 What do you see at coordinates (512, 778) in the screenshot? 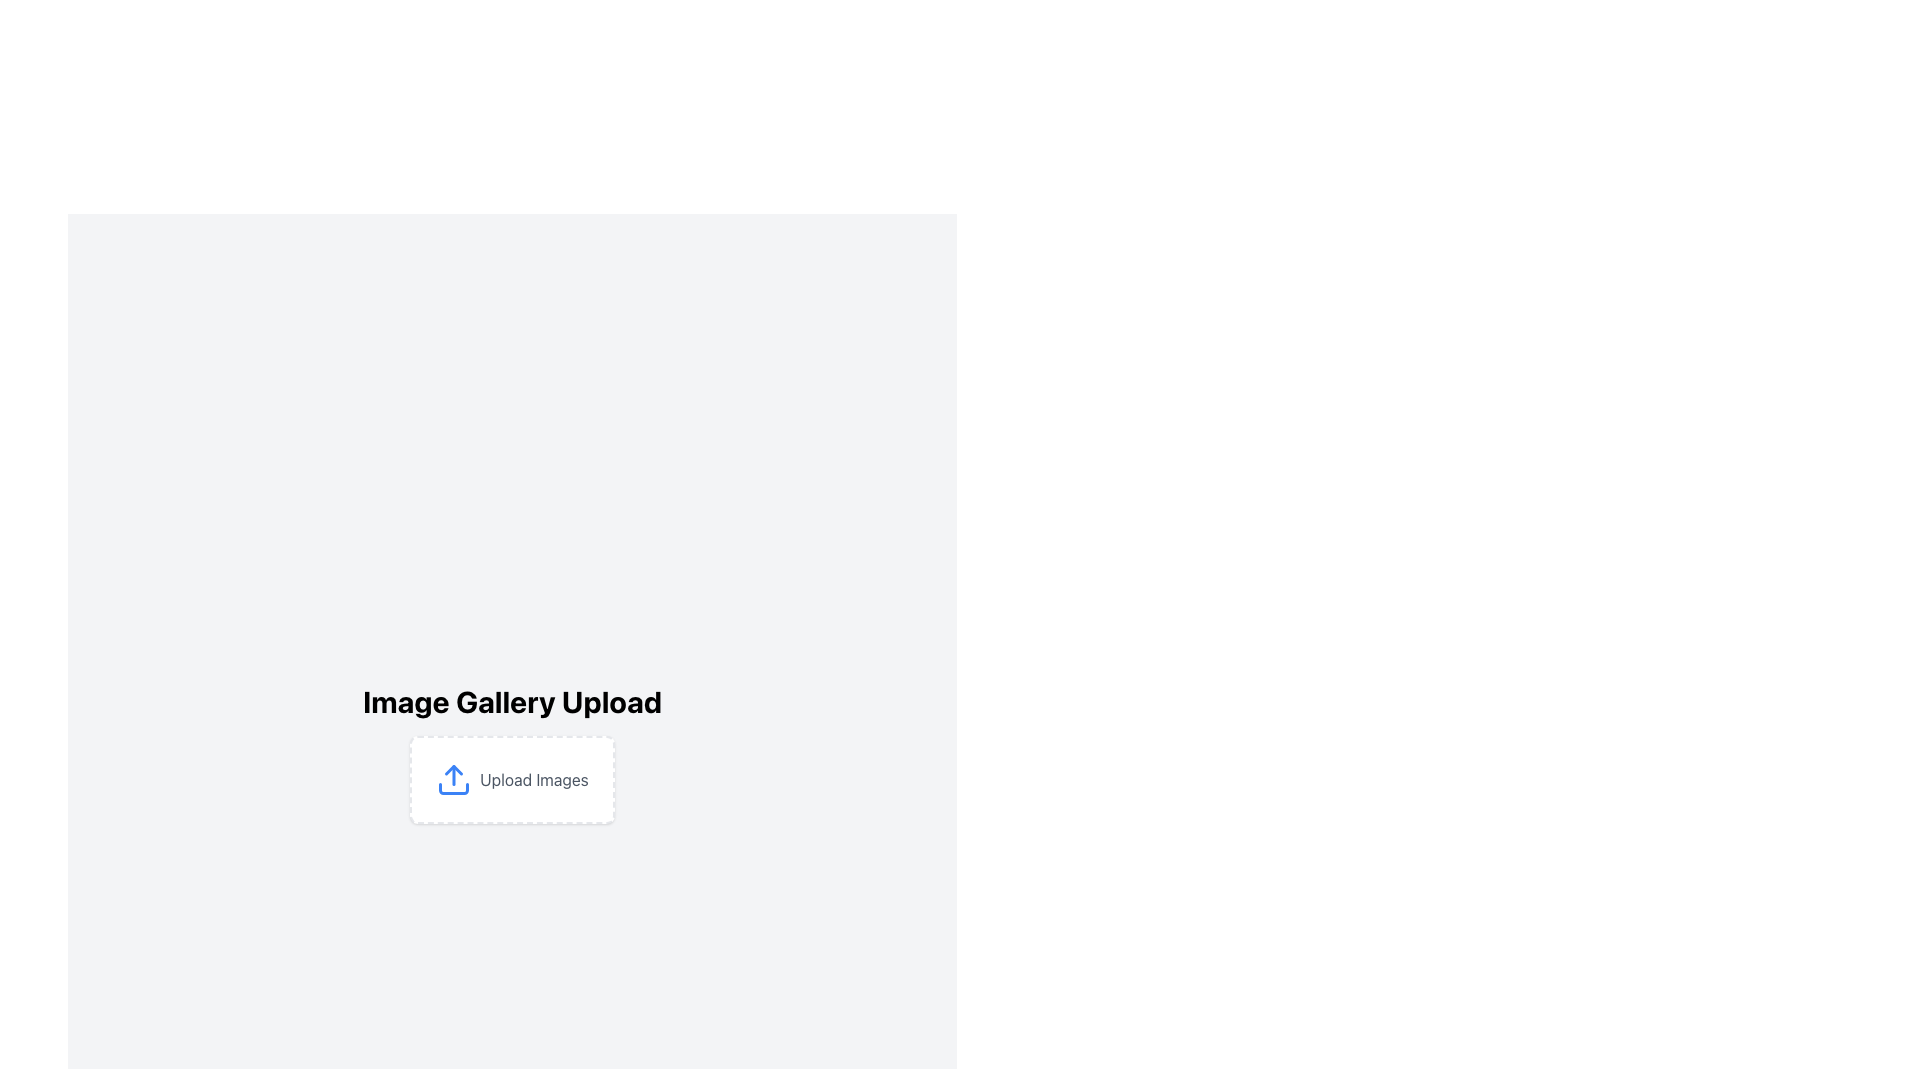
I see `the File upload button area that features a dashed border, a blue upward arrow icon, and the text 'Upload Images'` at bounding box center [512, 778].